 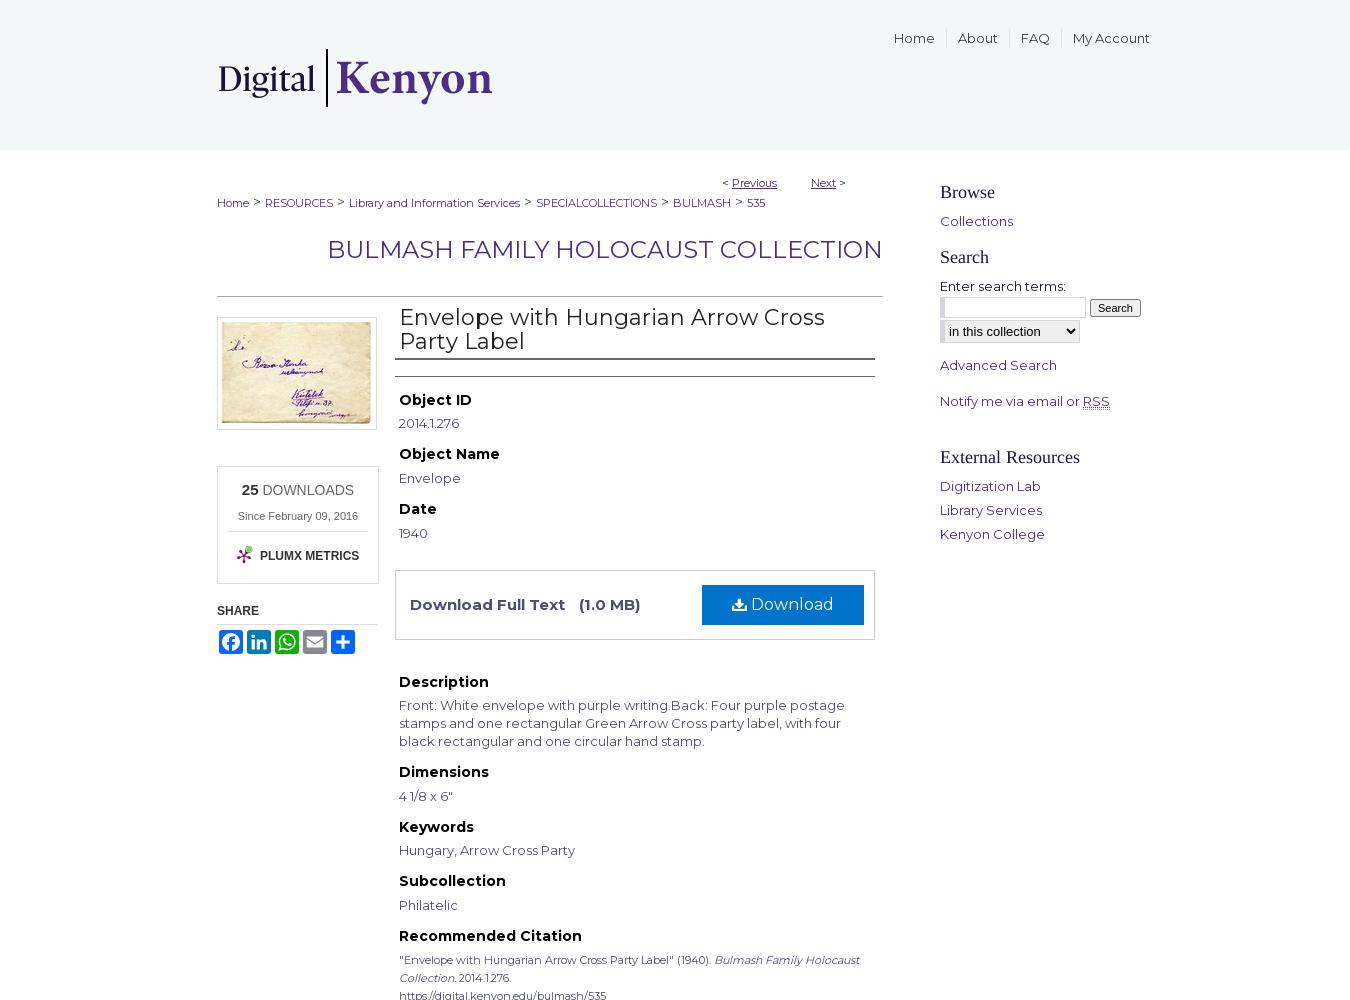 I want to click on 'Next', so click(x=823, y=183).